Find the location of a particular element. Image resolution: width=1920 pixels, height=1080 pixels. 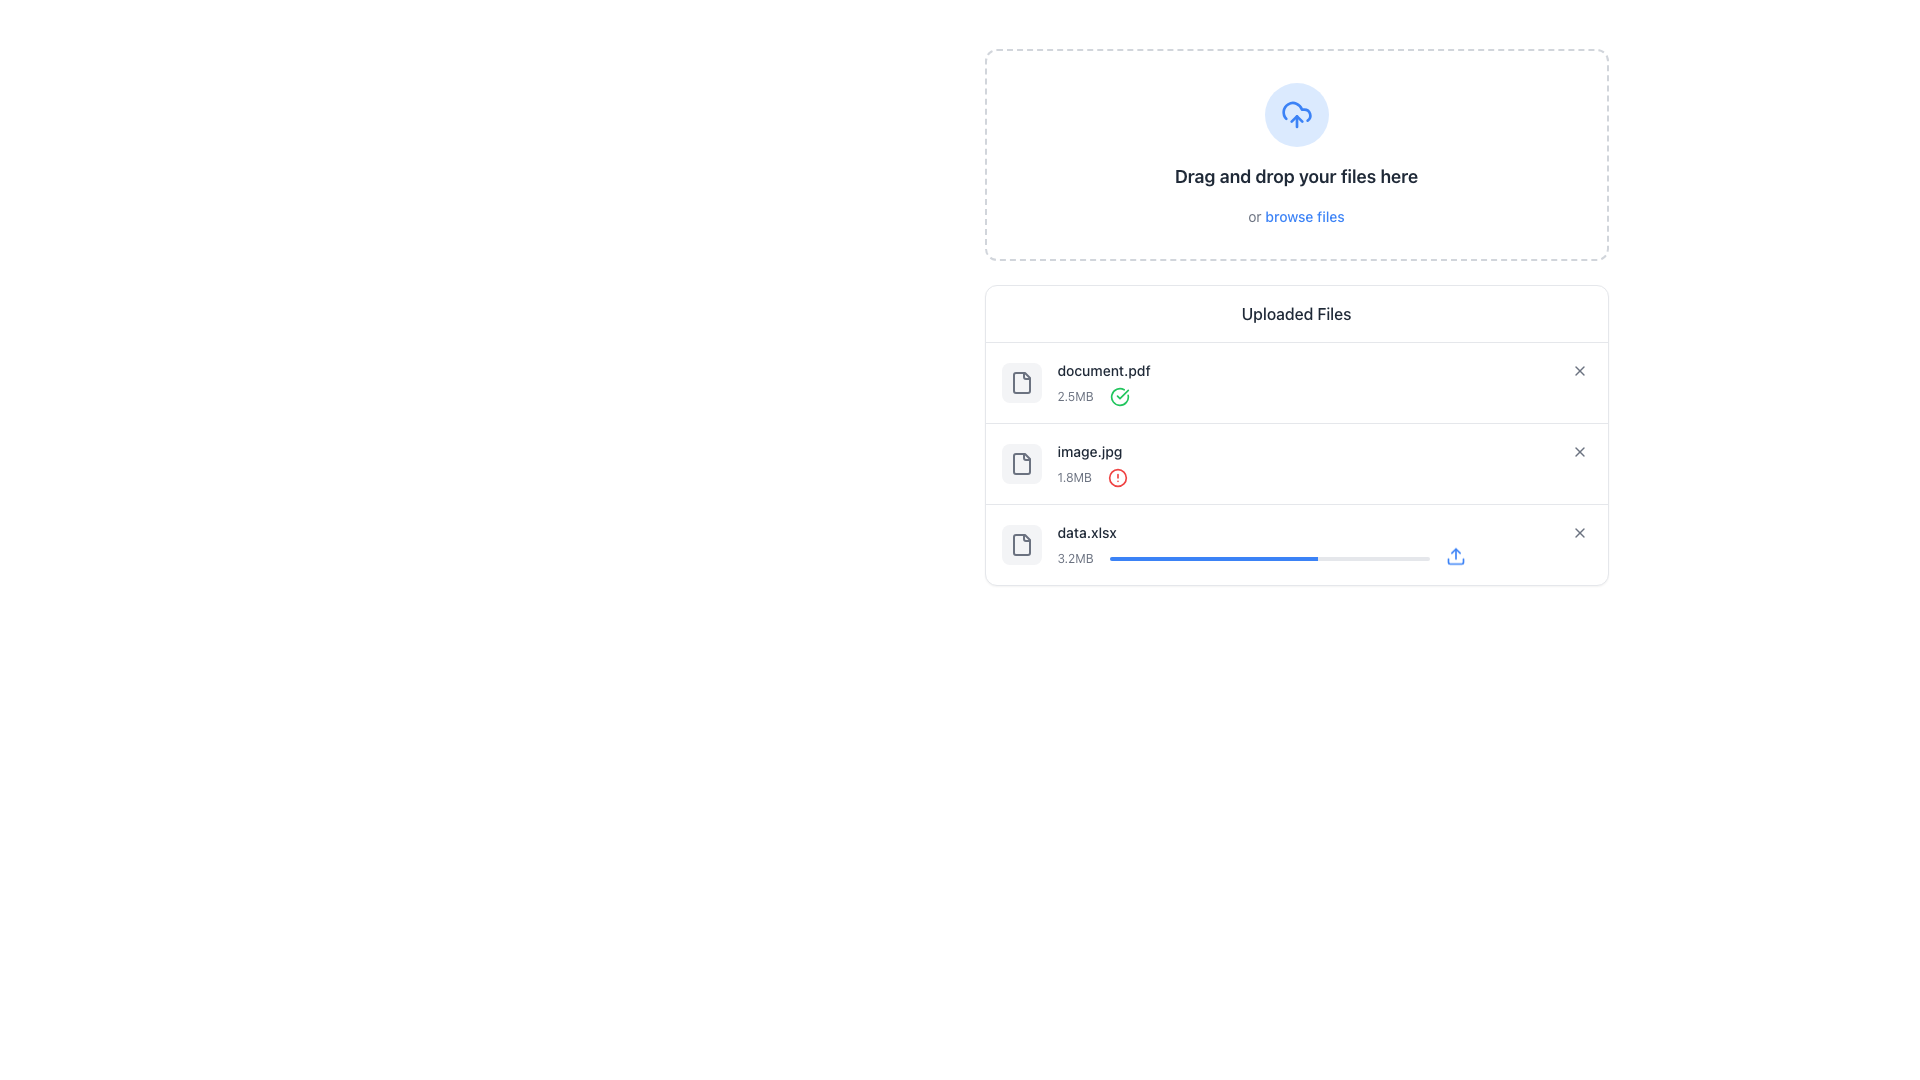

the button that allows users to remove the 'data.xlsx' file from the uploaded files list to change its background style is located at coordinates (1578, 531).